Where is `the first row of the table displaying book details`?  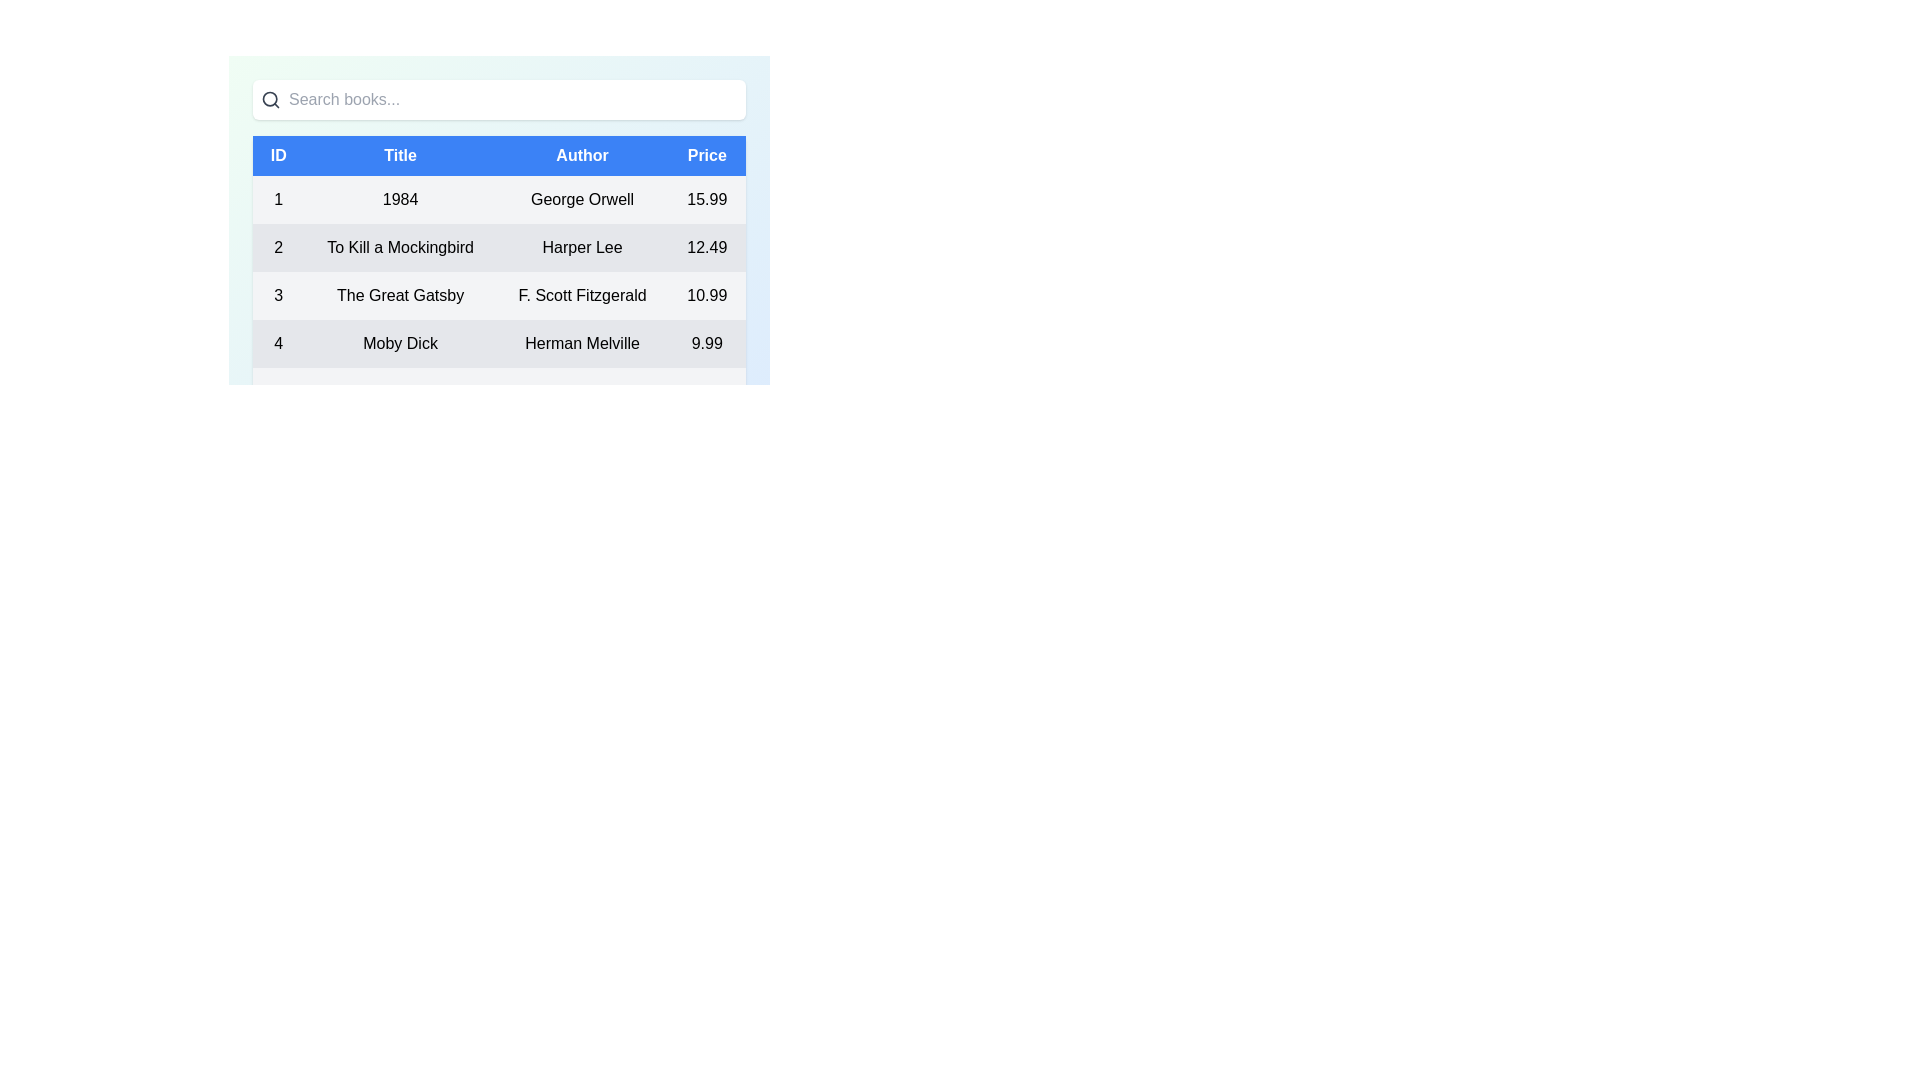
the first row of the table displaying book details is located at coordinates (499, 200).